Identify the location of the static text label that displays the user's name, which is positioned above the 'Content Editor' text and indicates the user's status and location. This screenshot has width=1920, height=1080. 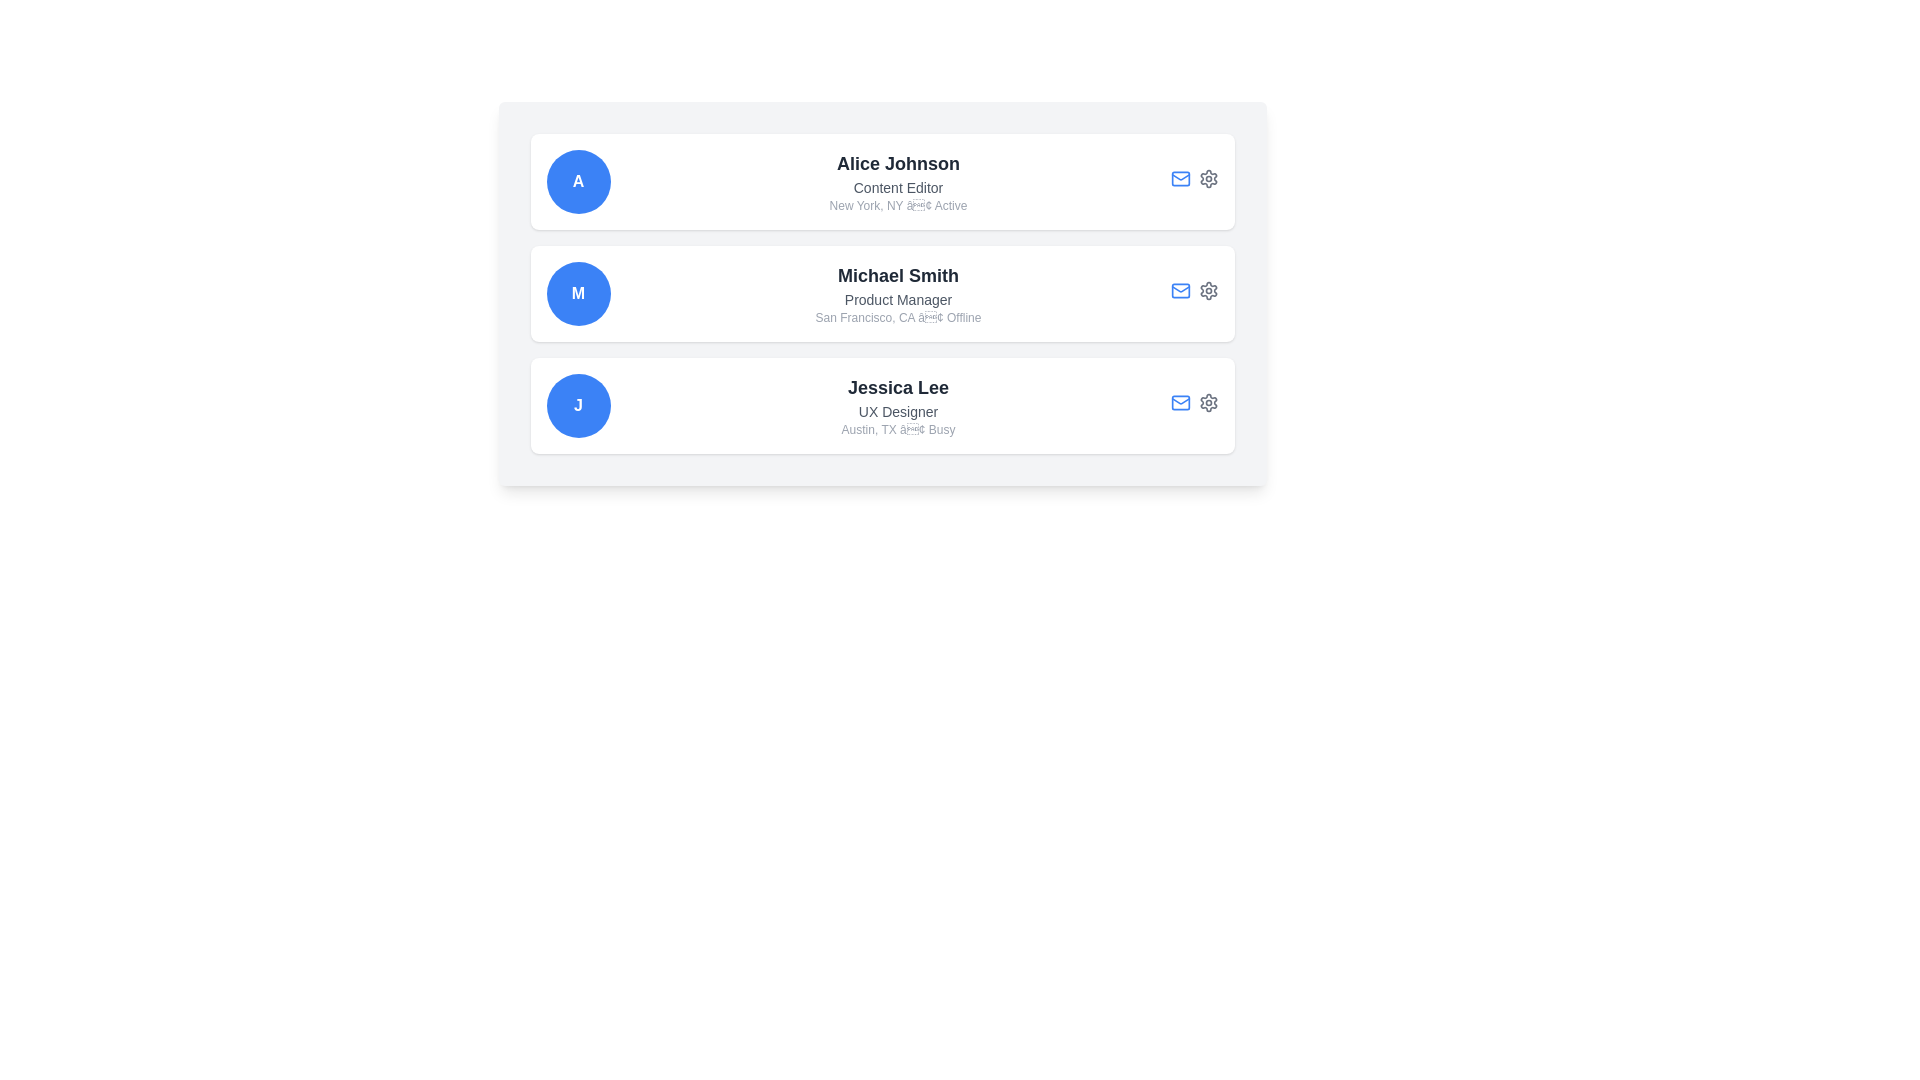
(897, 163).